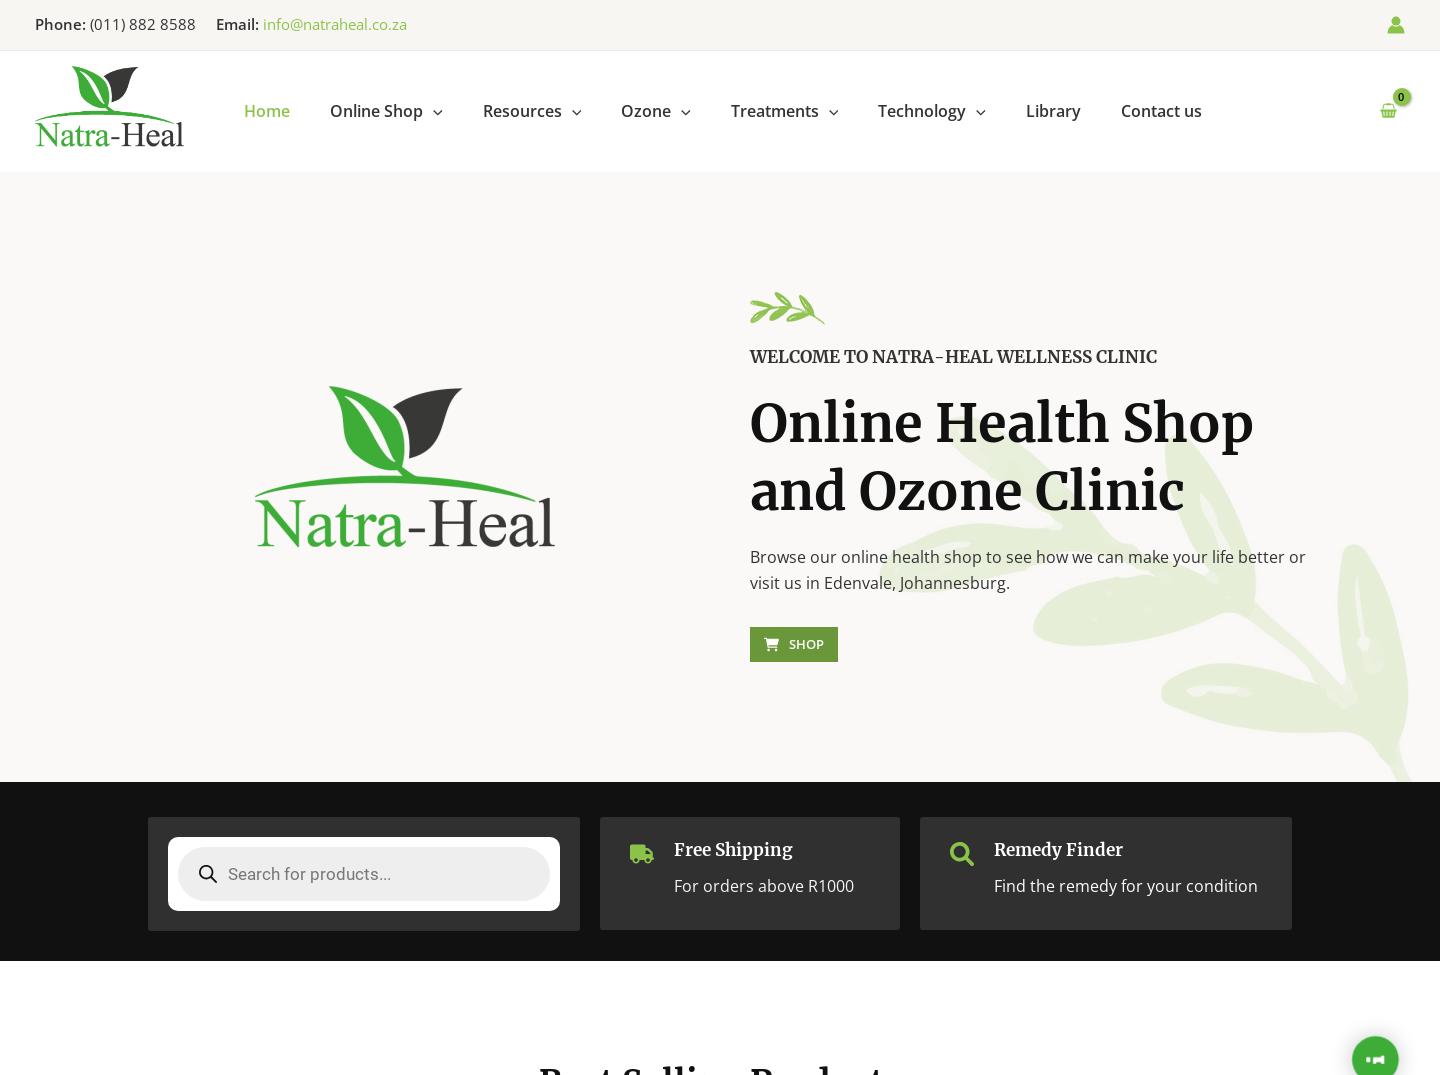  Describe the element at coordinates (788, 643) in the screenshot. I see `'Shop'` at that location.